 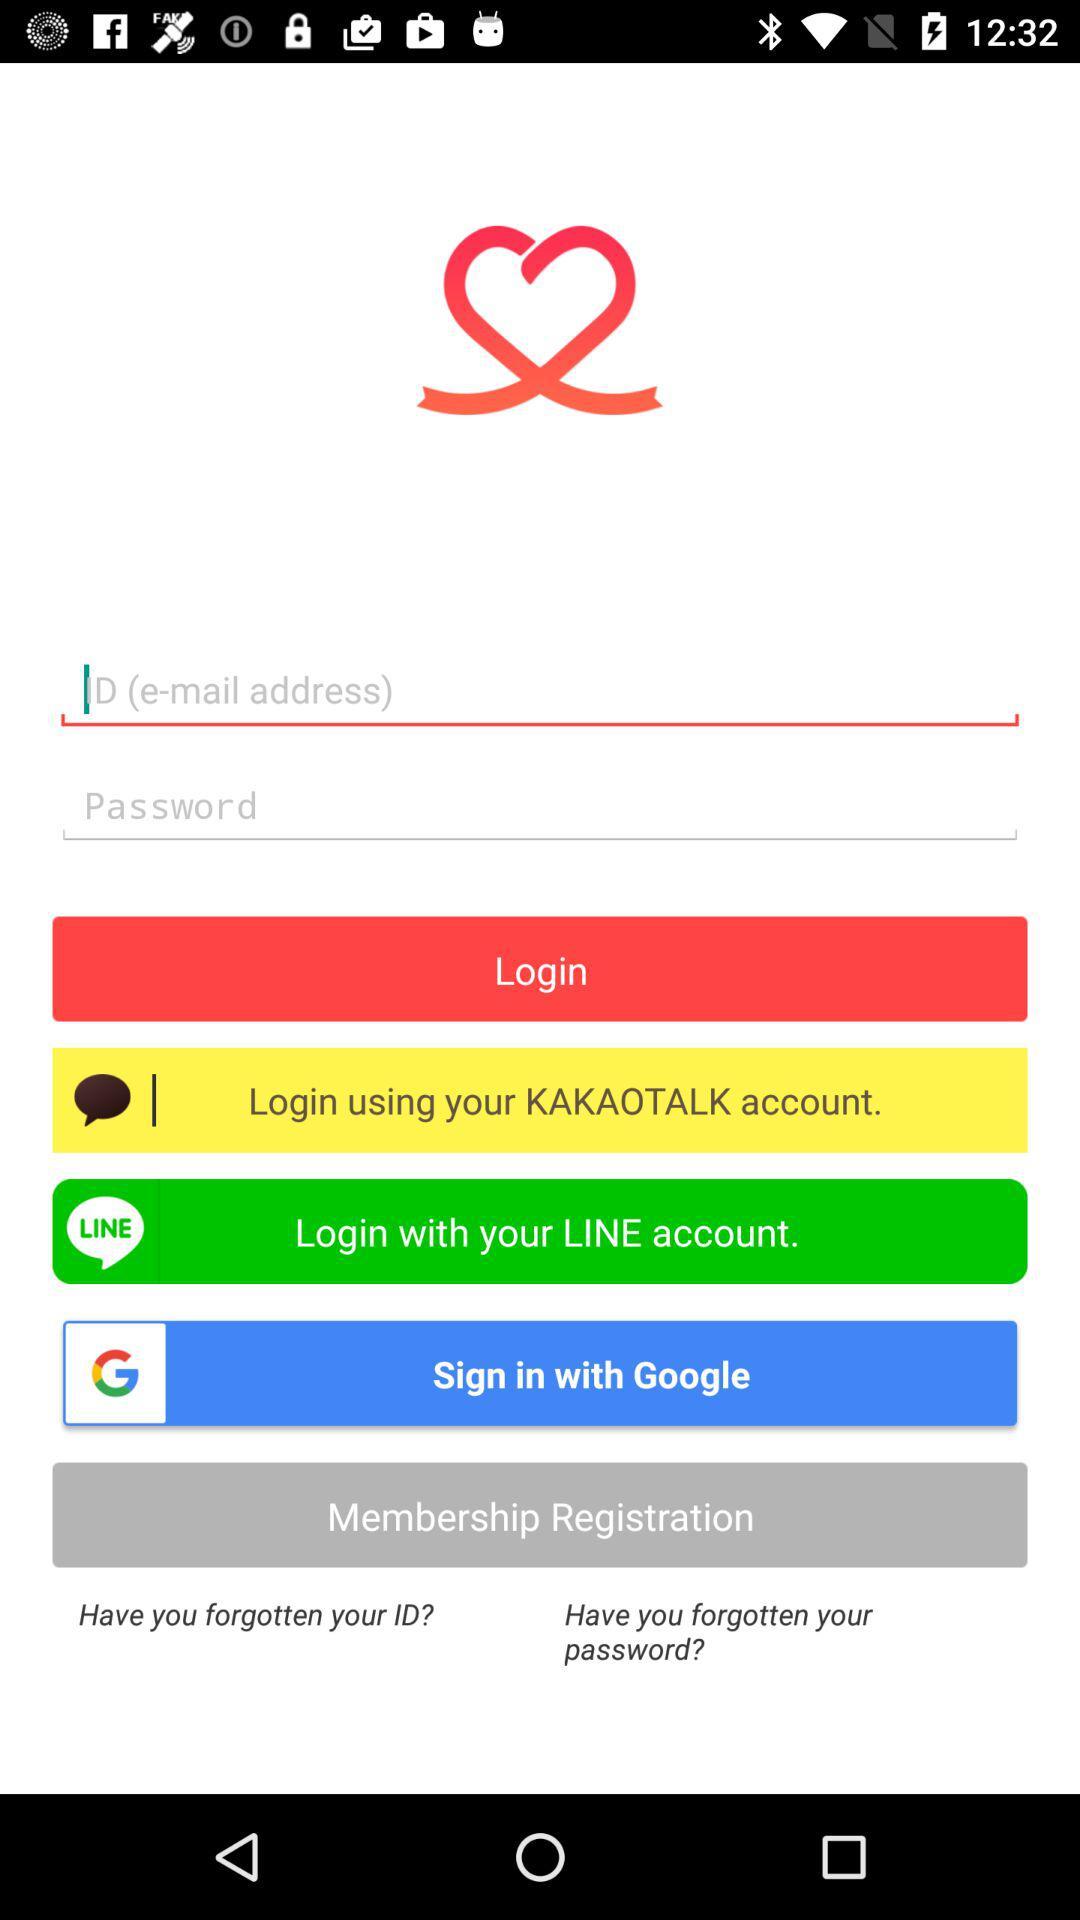 What do you see at coordinates (540, 1515) in the screenshot?
I see `icon above the have you forgotten icon` at bounding box center [540, 1515].